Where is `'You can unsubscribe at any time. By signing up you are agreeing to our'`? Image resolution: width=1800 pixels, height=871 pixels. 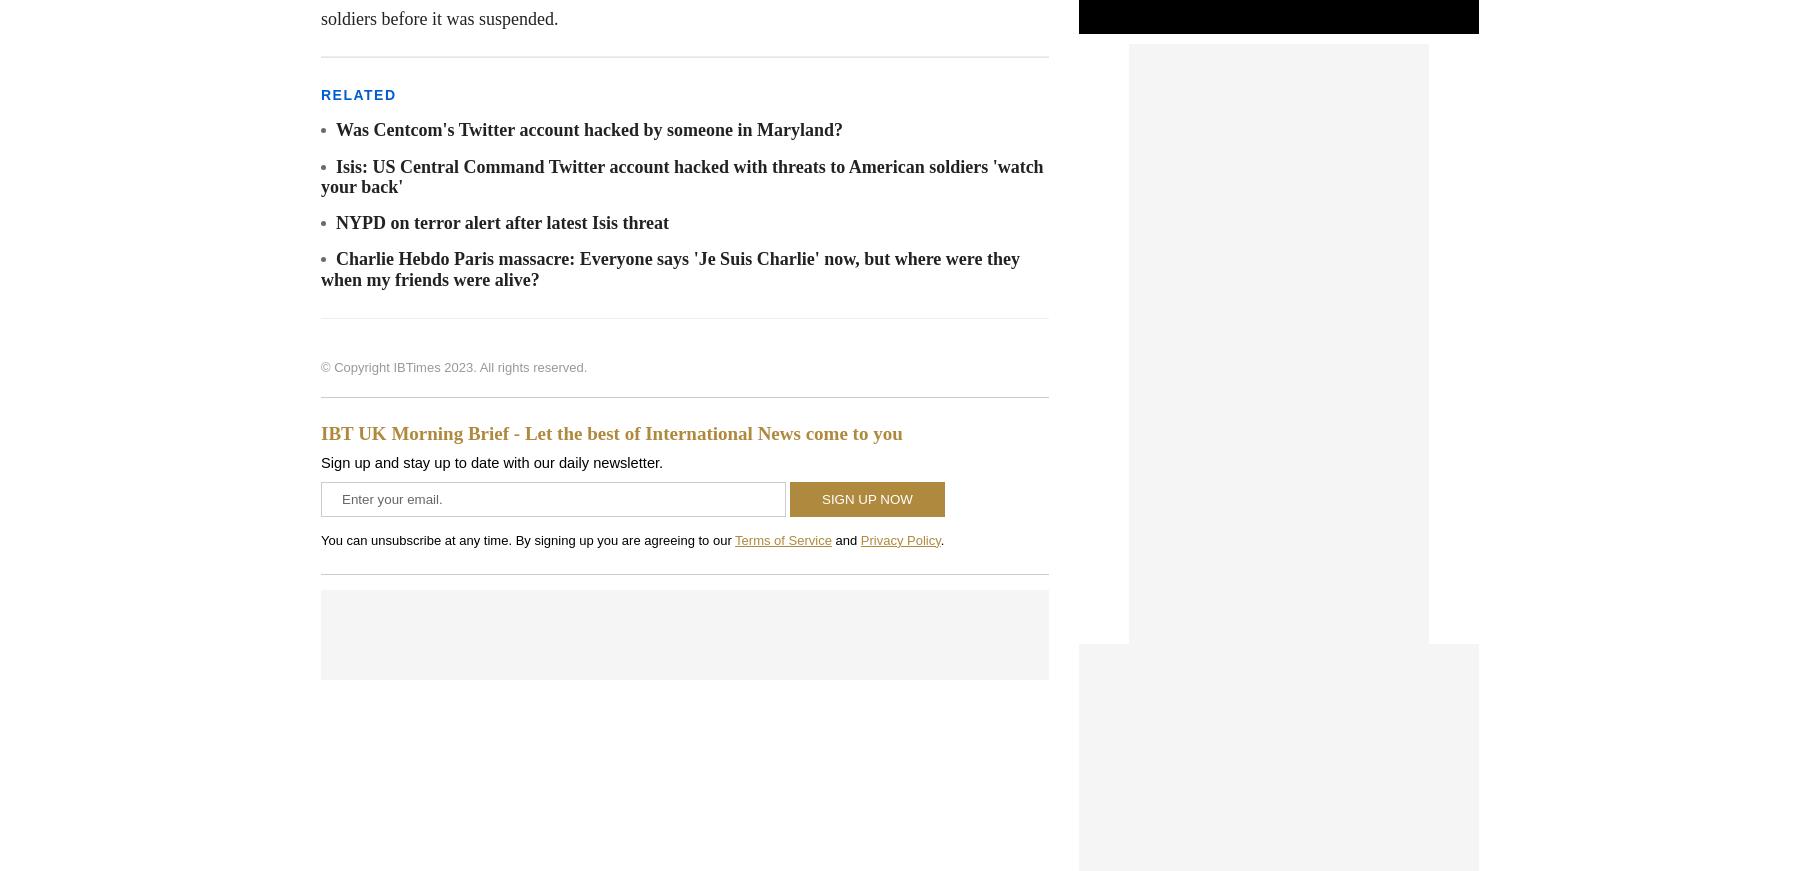
'You can unsubscribe at any time. By signing up you are agreeing to our' is located at coordinates (526, 539).